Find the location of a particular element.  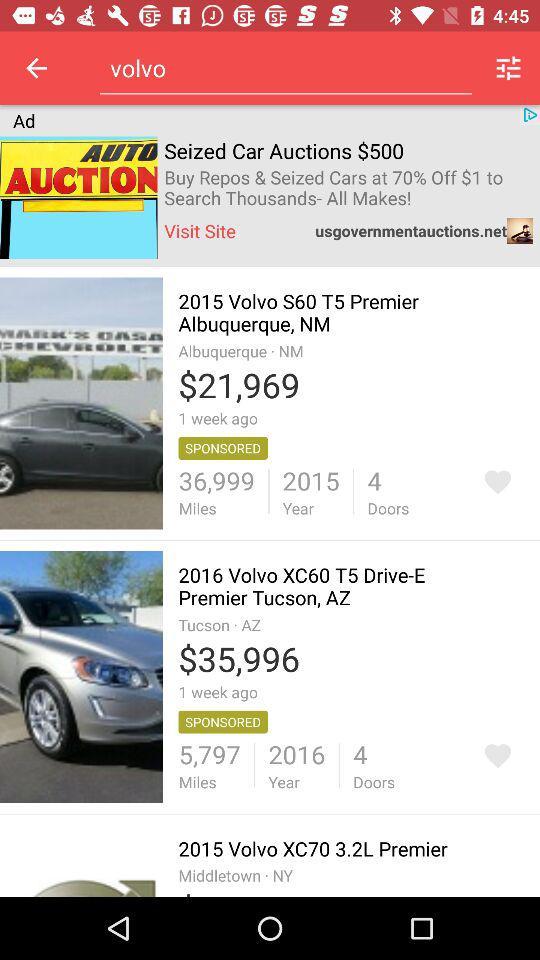

the option 4 doors right to 2016 year is located at coordinates (374, 764).